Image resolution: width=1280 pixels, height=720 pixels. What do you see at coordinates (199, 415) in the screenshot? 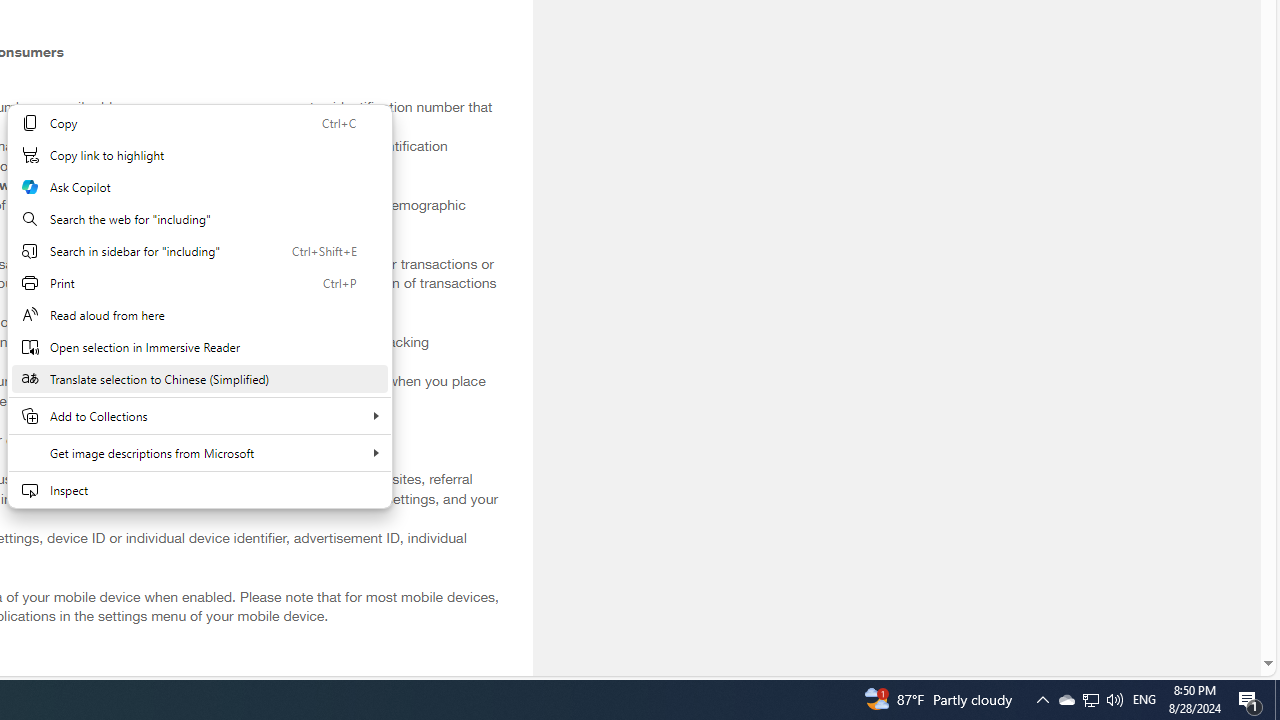
I see `'Add to Collections'` at bounding box center [199, 415].